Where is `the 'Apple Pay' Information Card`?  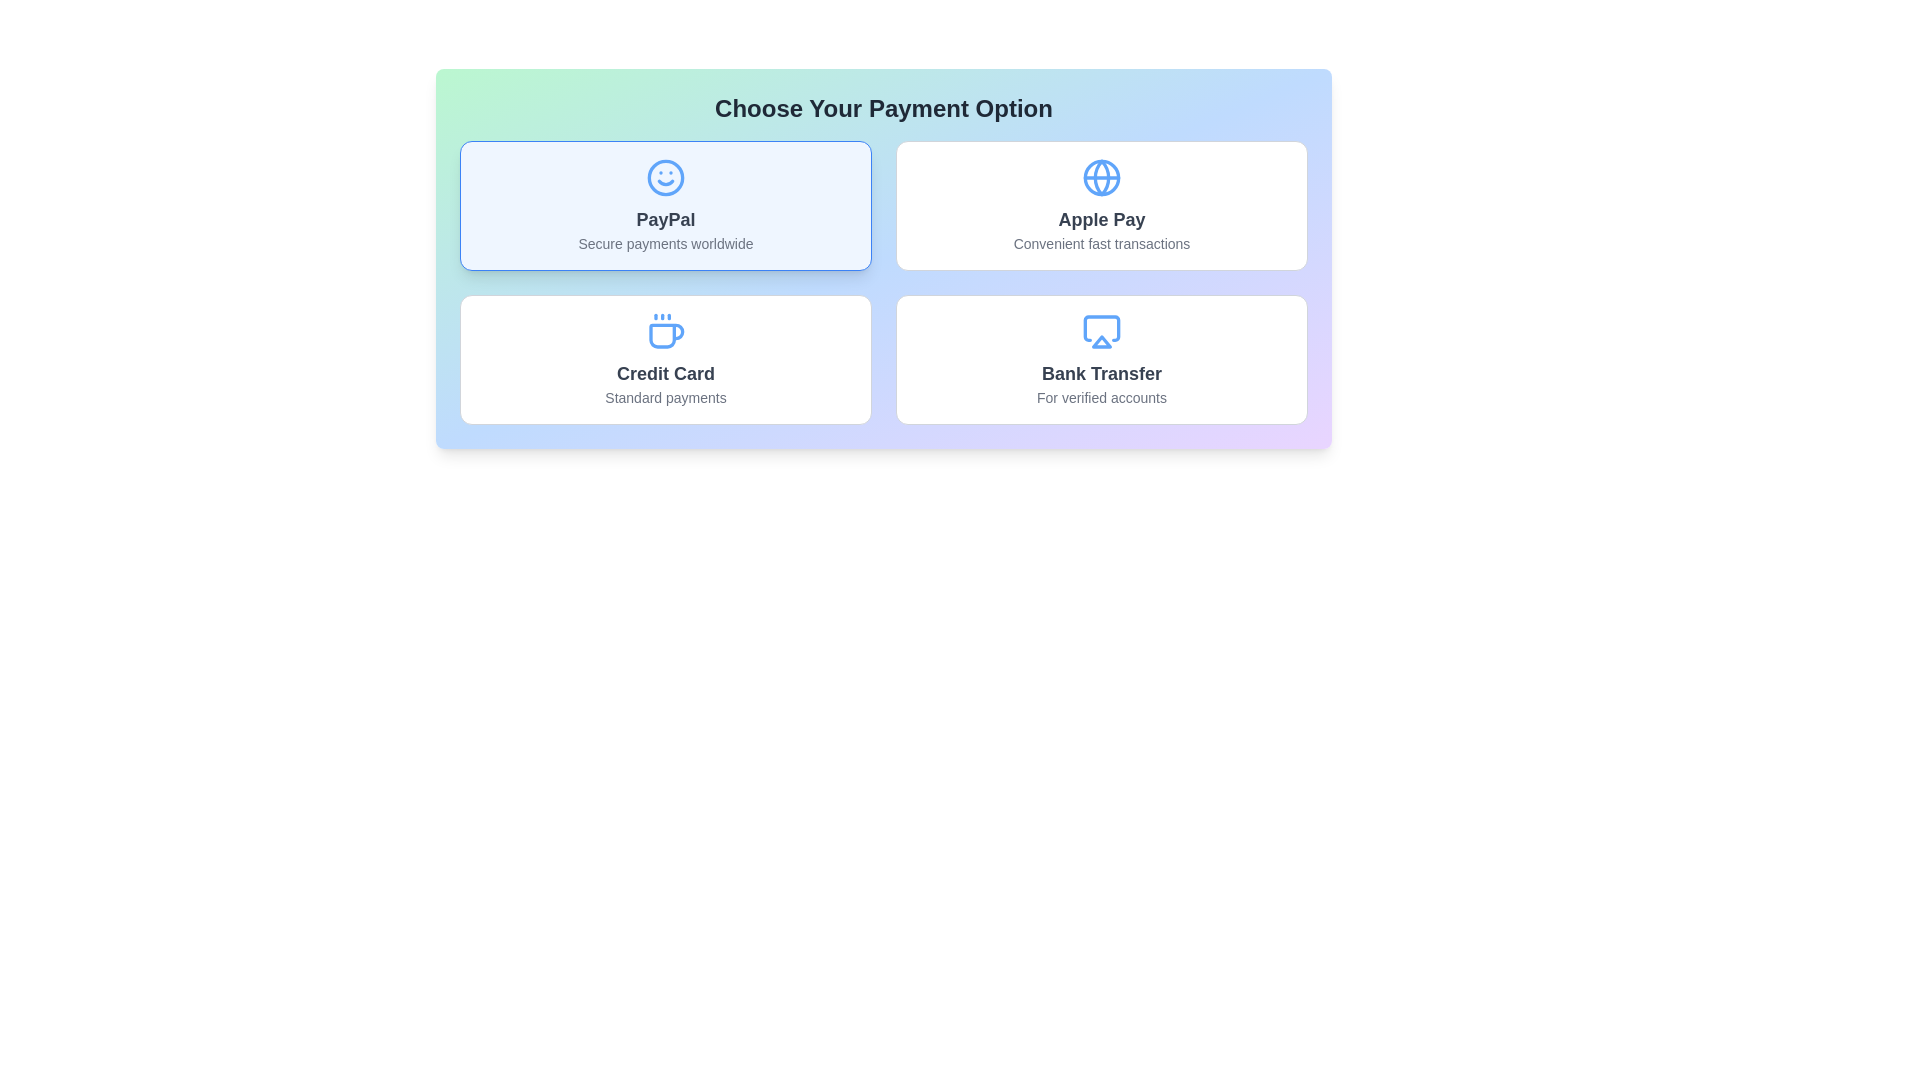 the 'Apple Pay' Information Card is located at coordinates (1101, 205).